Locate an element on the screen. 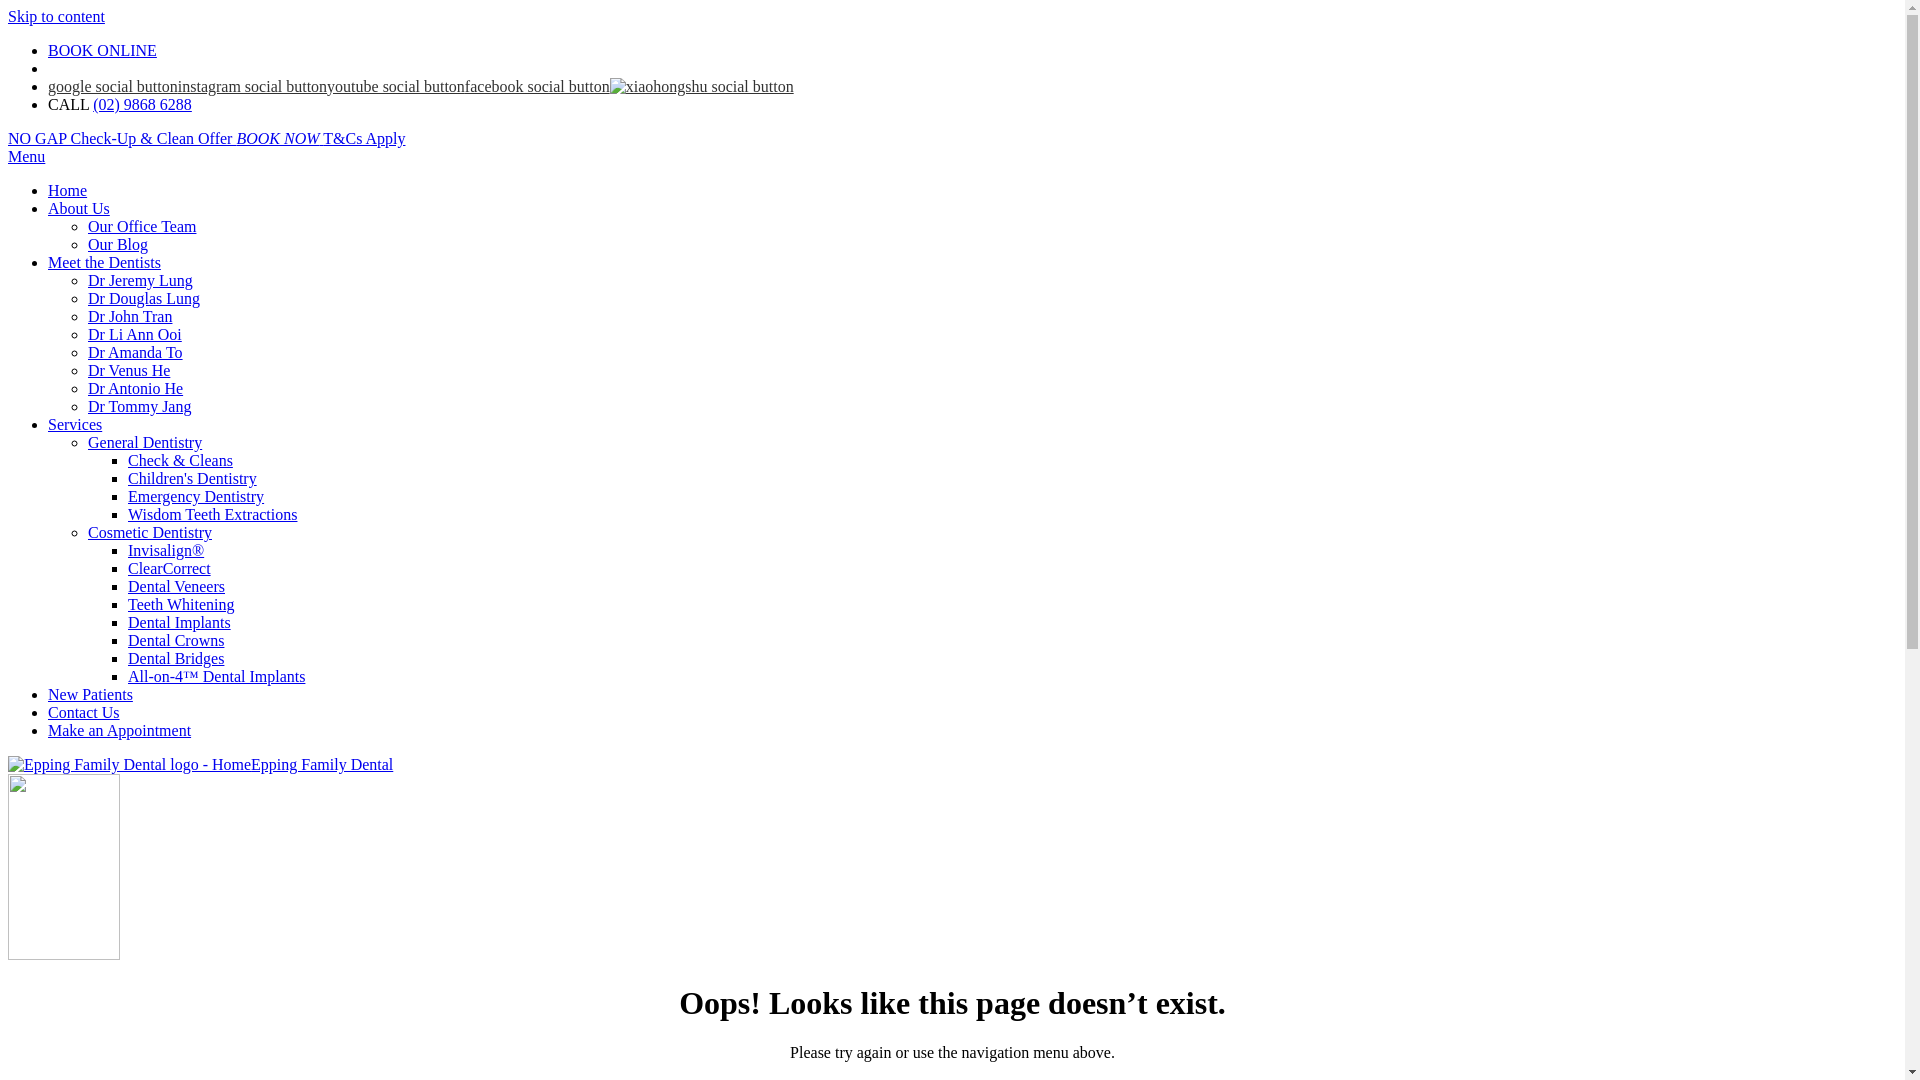 The height and width of the screenshot is (1080, 1920). 'Dr Amanda To' is located at coordinates (134, 351).